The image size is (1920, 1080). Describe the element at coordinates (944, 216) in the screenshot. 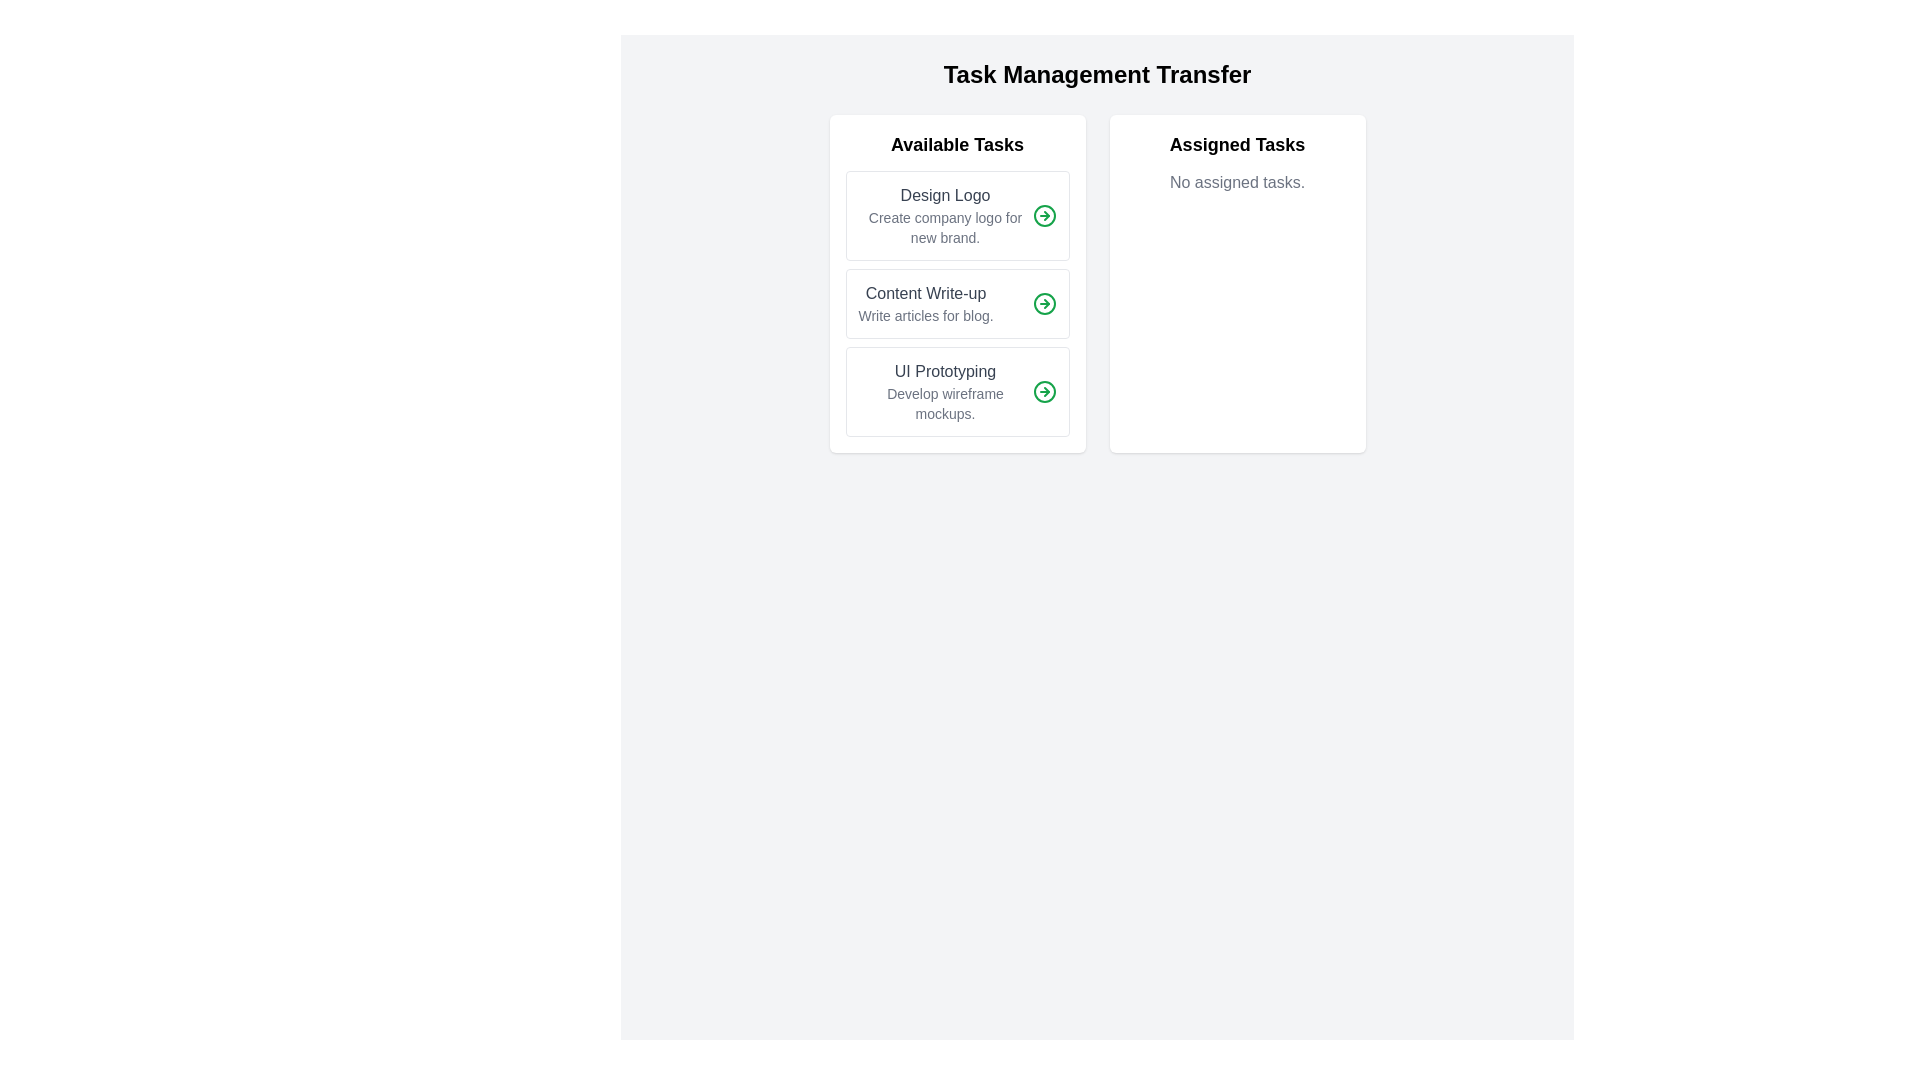

I see `the 'Design Logo' text block in the 'Available Tasks' list` at that location.